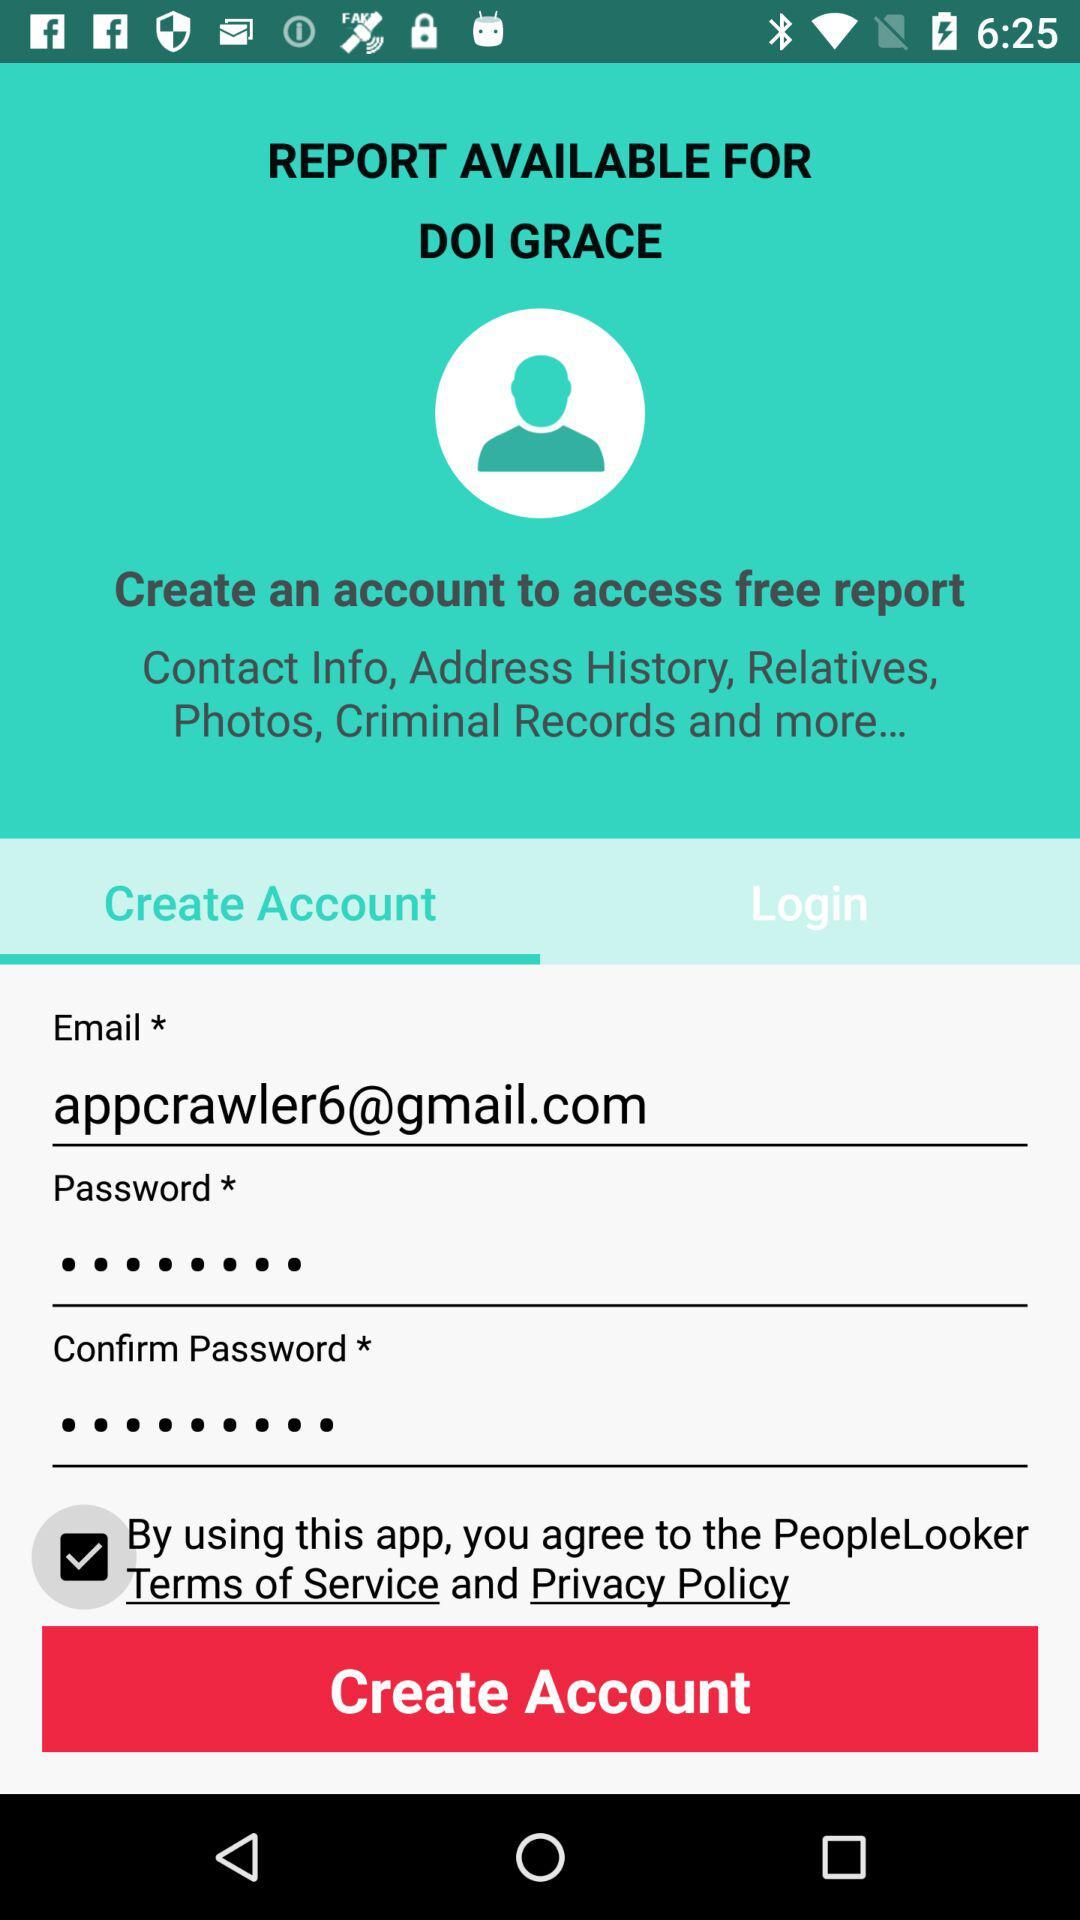  Describe the element at coordinates (540, 1102) in the screenshot. I see `item above crod3116 icon` at that location.